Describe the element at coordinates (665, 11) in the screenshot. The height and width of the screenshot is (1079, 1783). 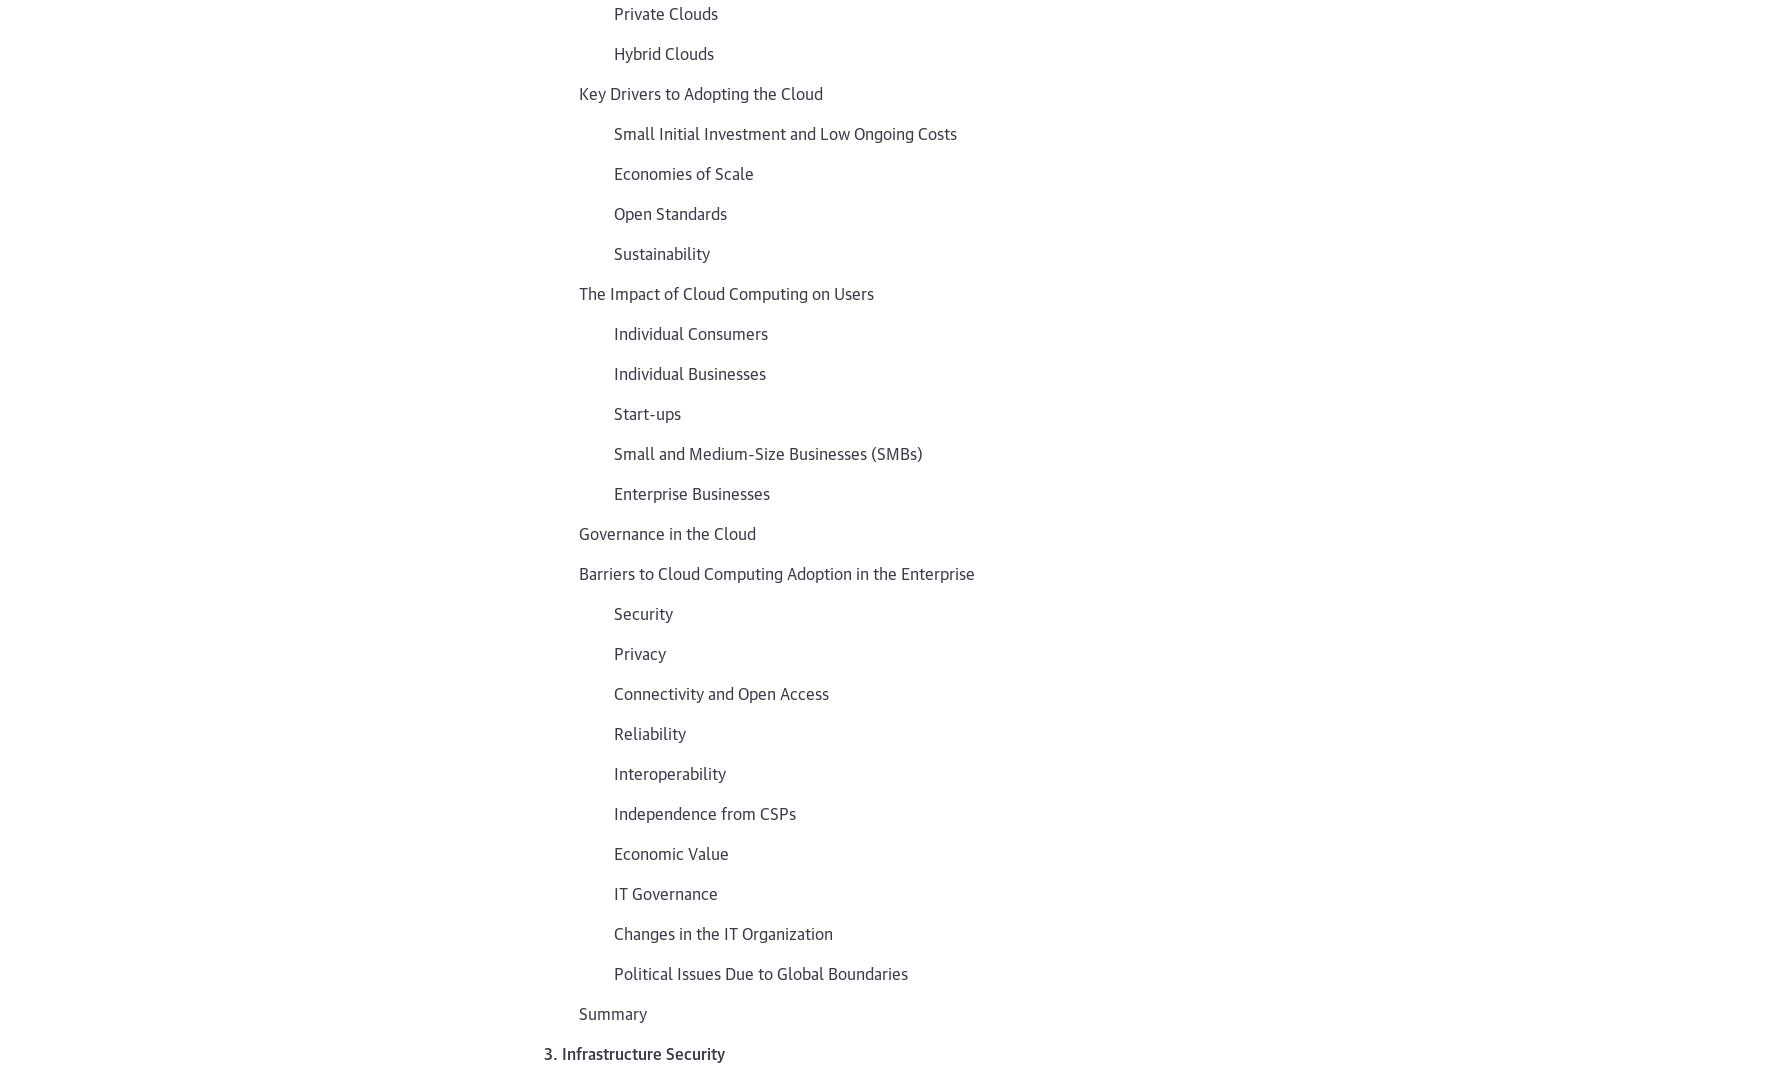
I see `'Private Clouds'` at that location.